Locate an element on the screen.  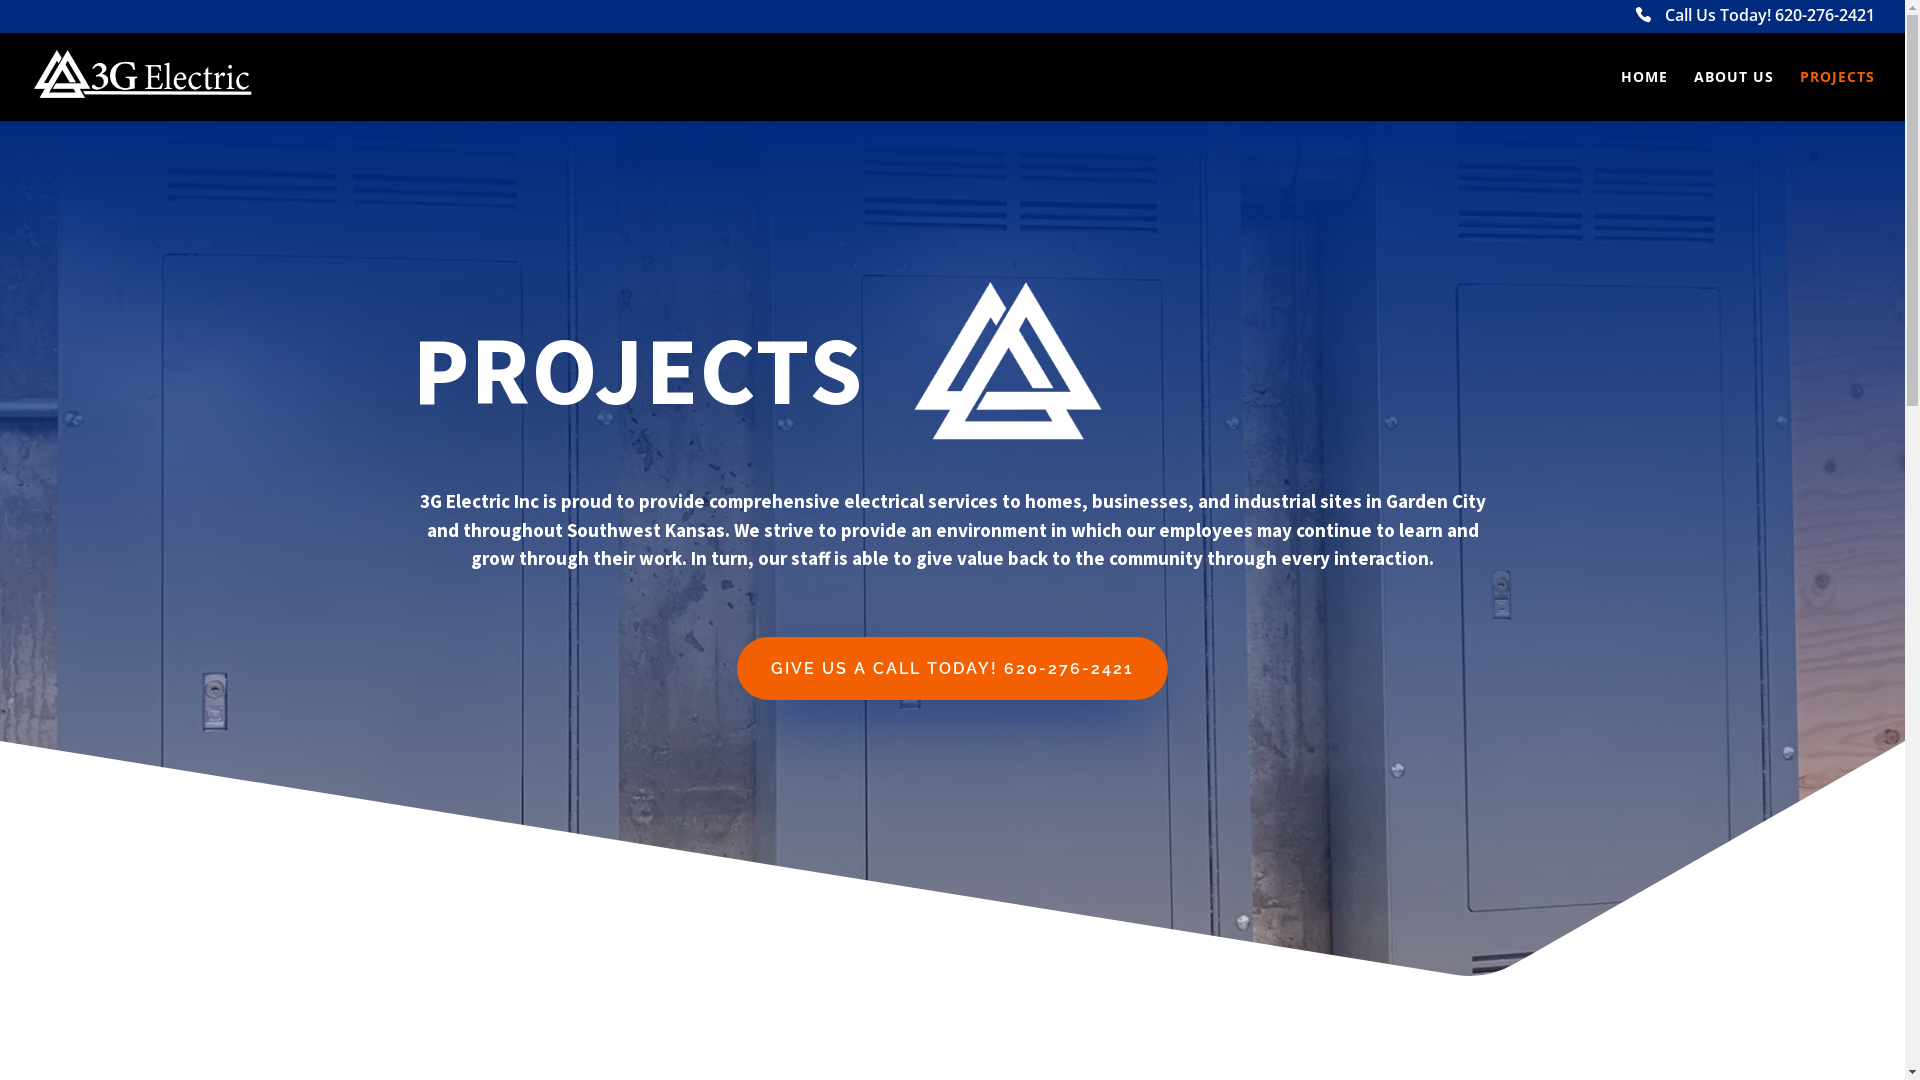
'Call Us Today! 620-276-2421' is located at coordinates (1754, 20).